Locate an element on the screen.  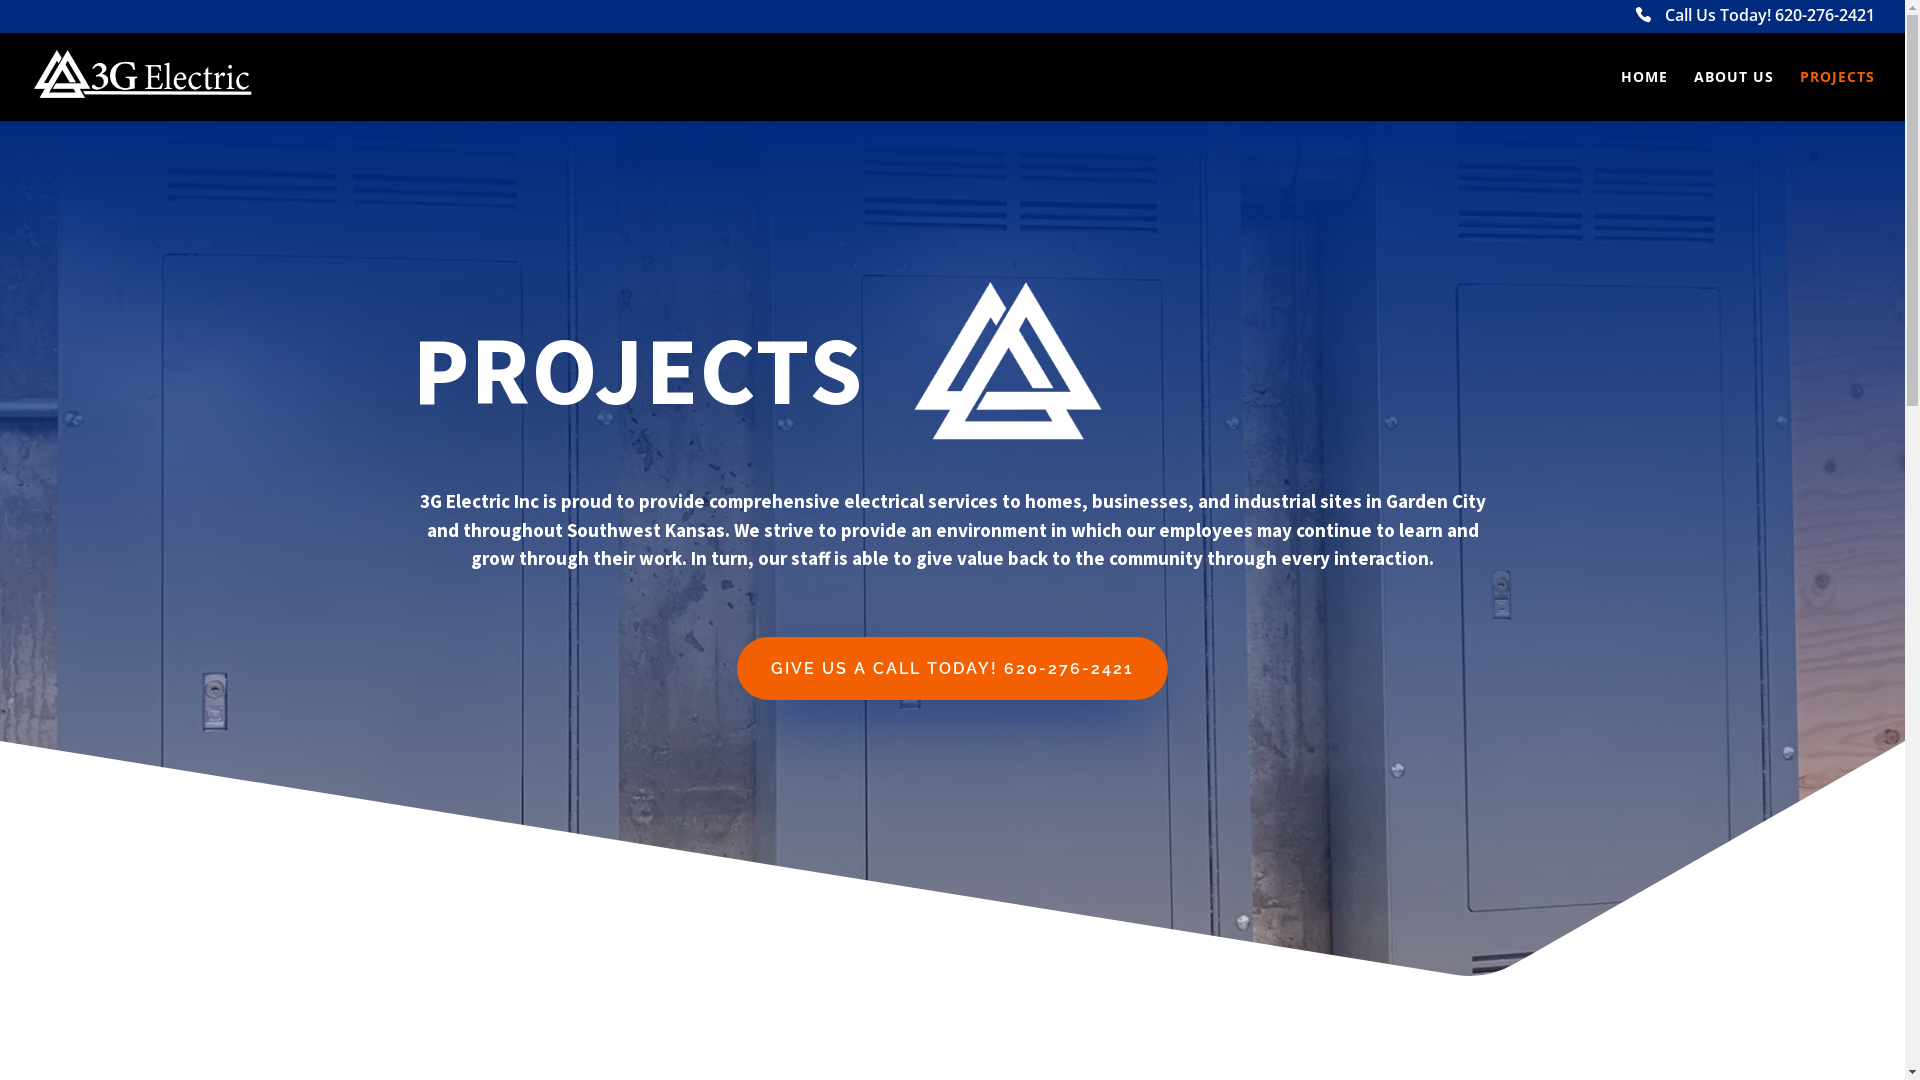
'Call Us Today! 620-276-2421' is located at coordinates (1754, 20).